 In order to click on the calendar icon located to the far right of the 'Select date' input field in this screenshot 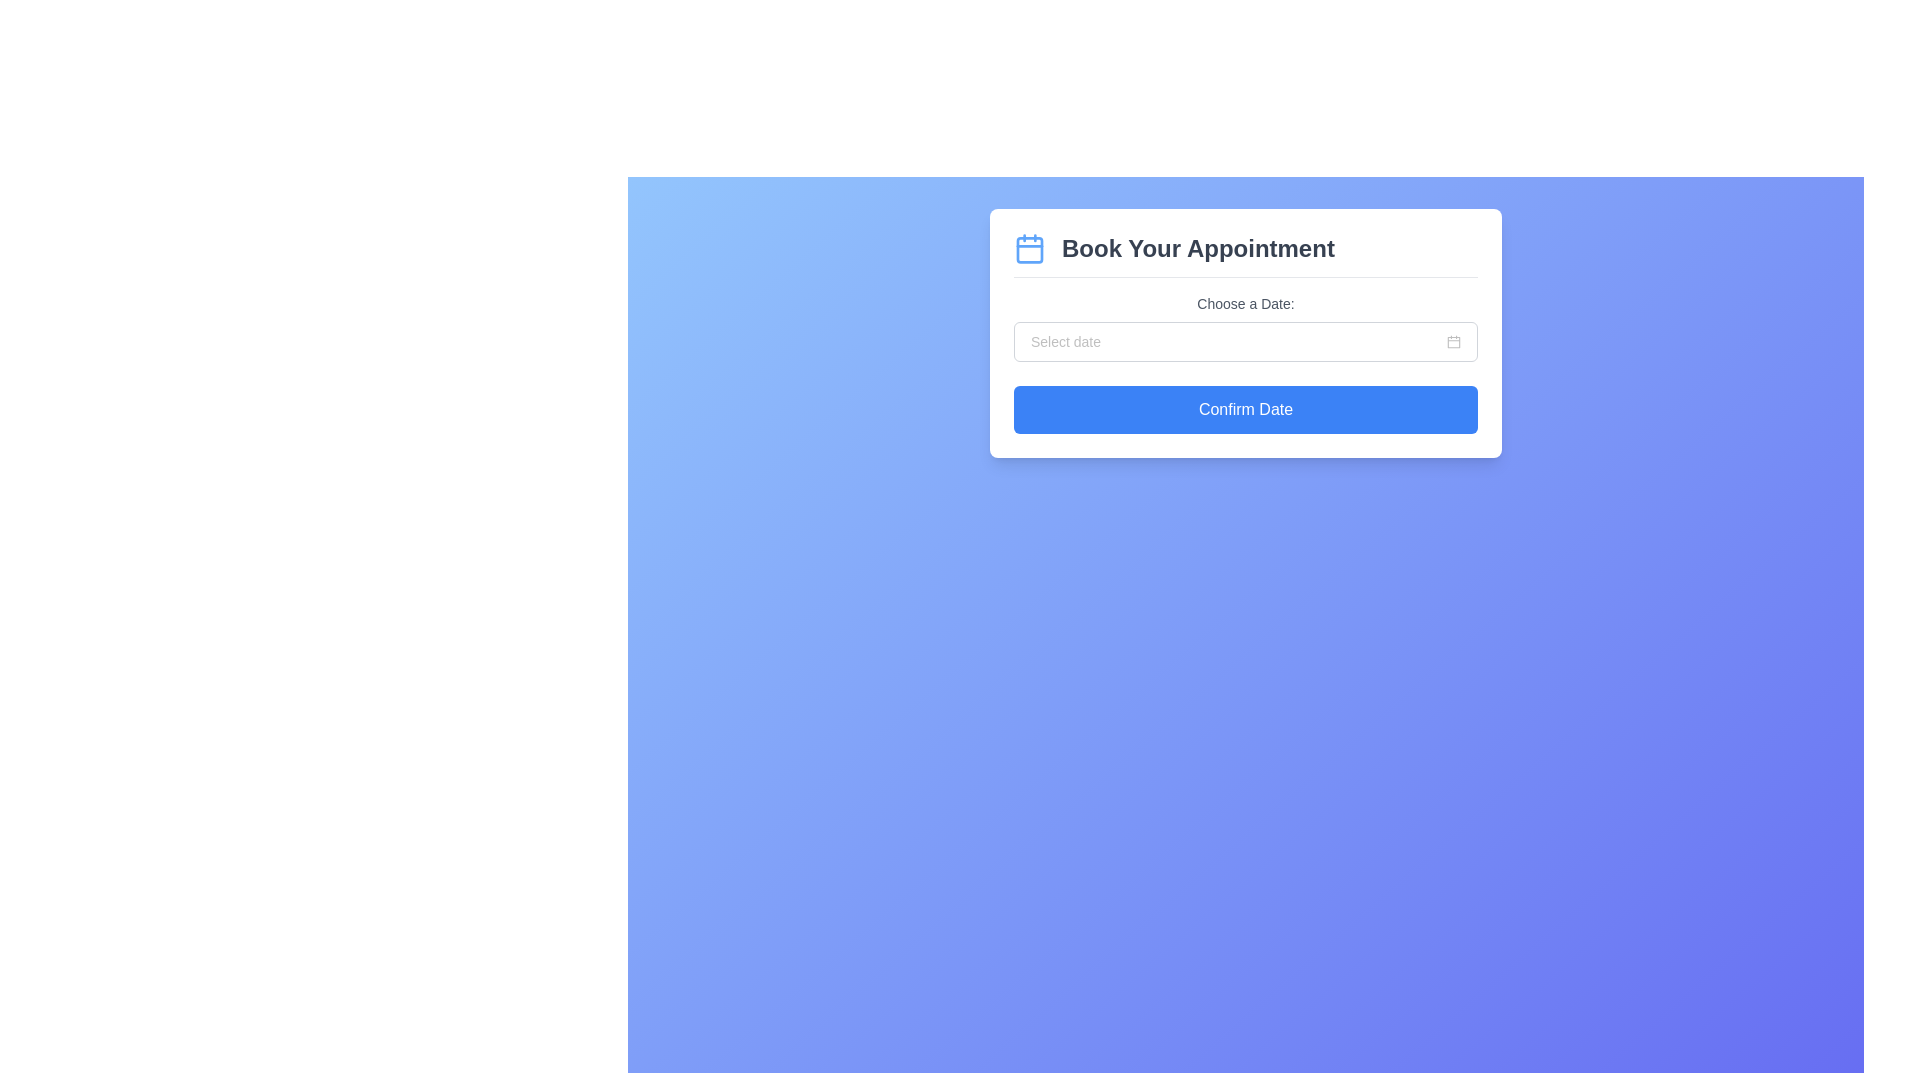, I will do `click(1454, 341)`.